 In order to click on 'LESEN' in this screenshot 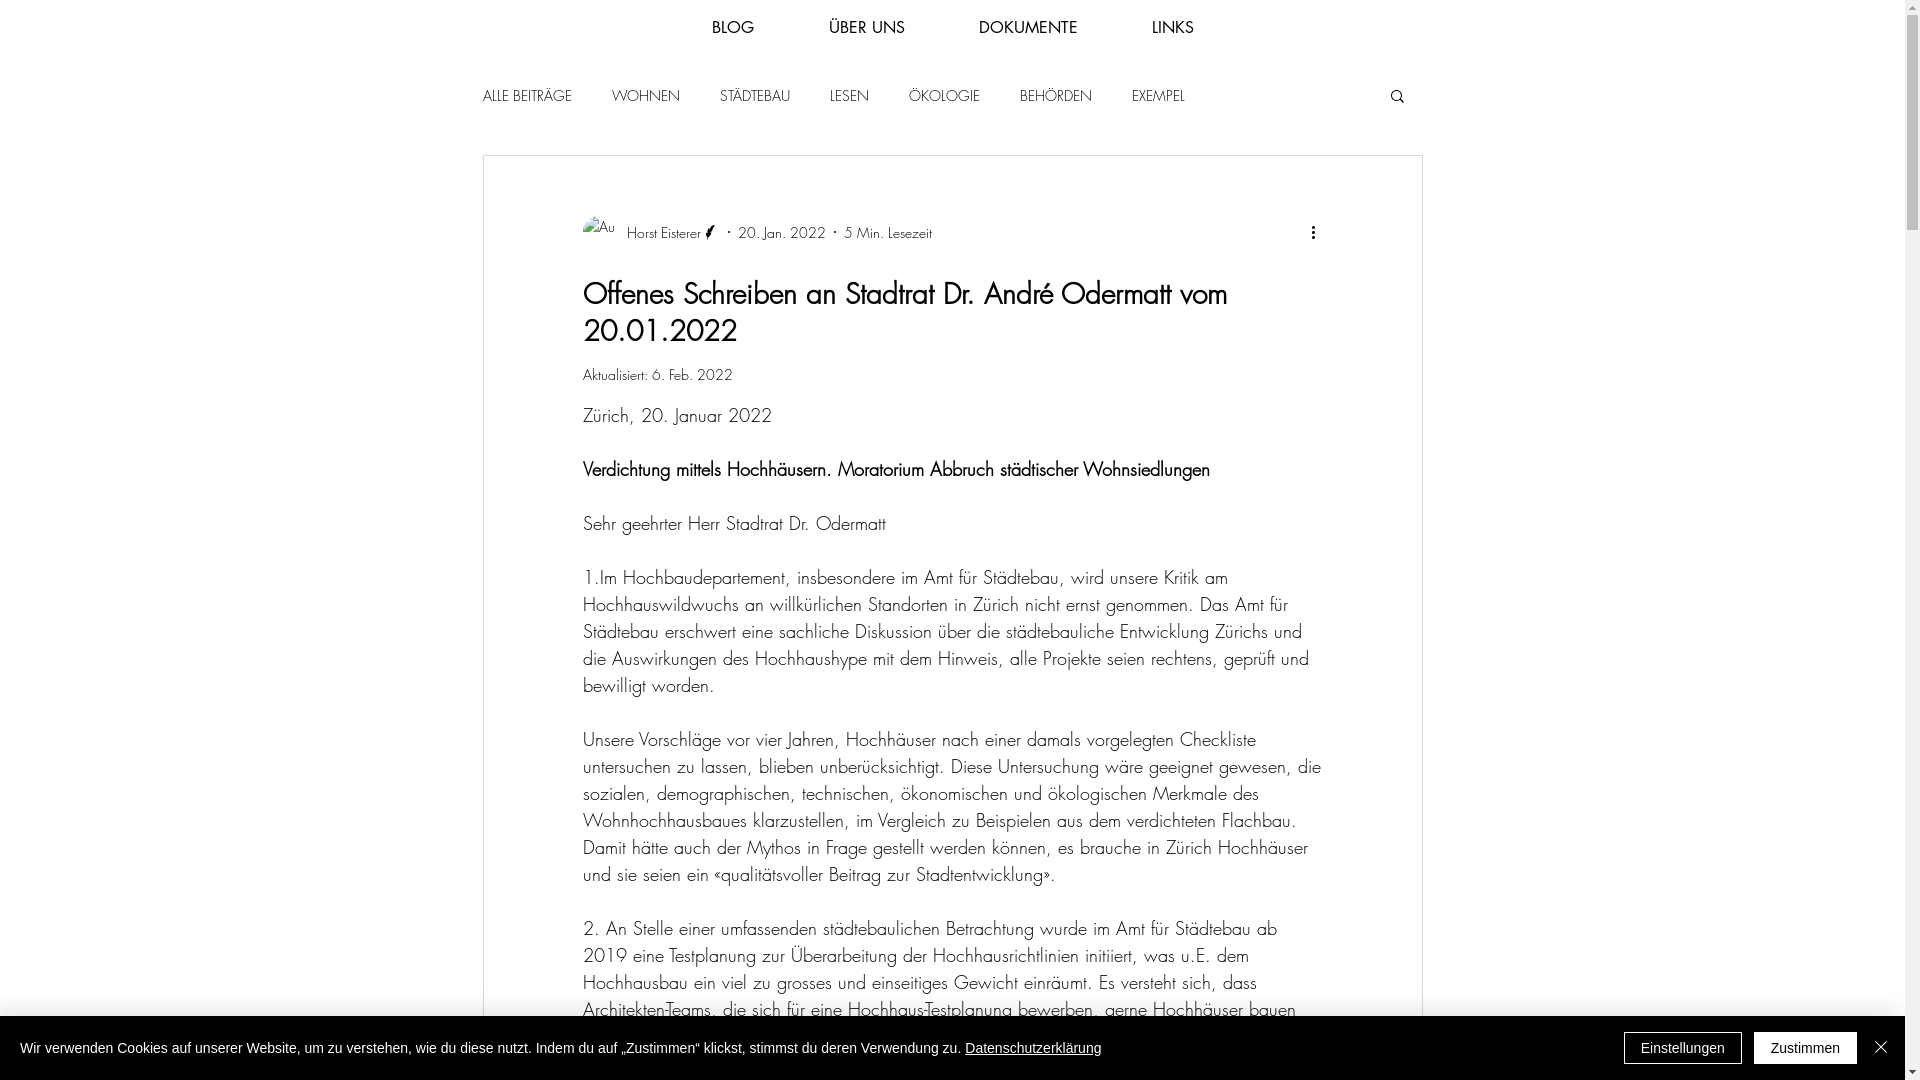, I will do `click(849, 95)`.